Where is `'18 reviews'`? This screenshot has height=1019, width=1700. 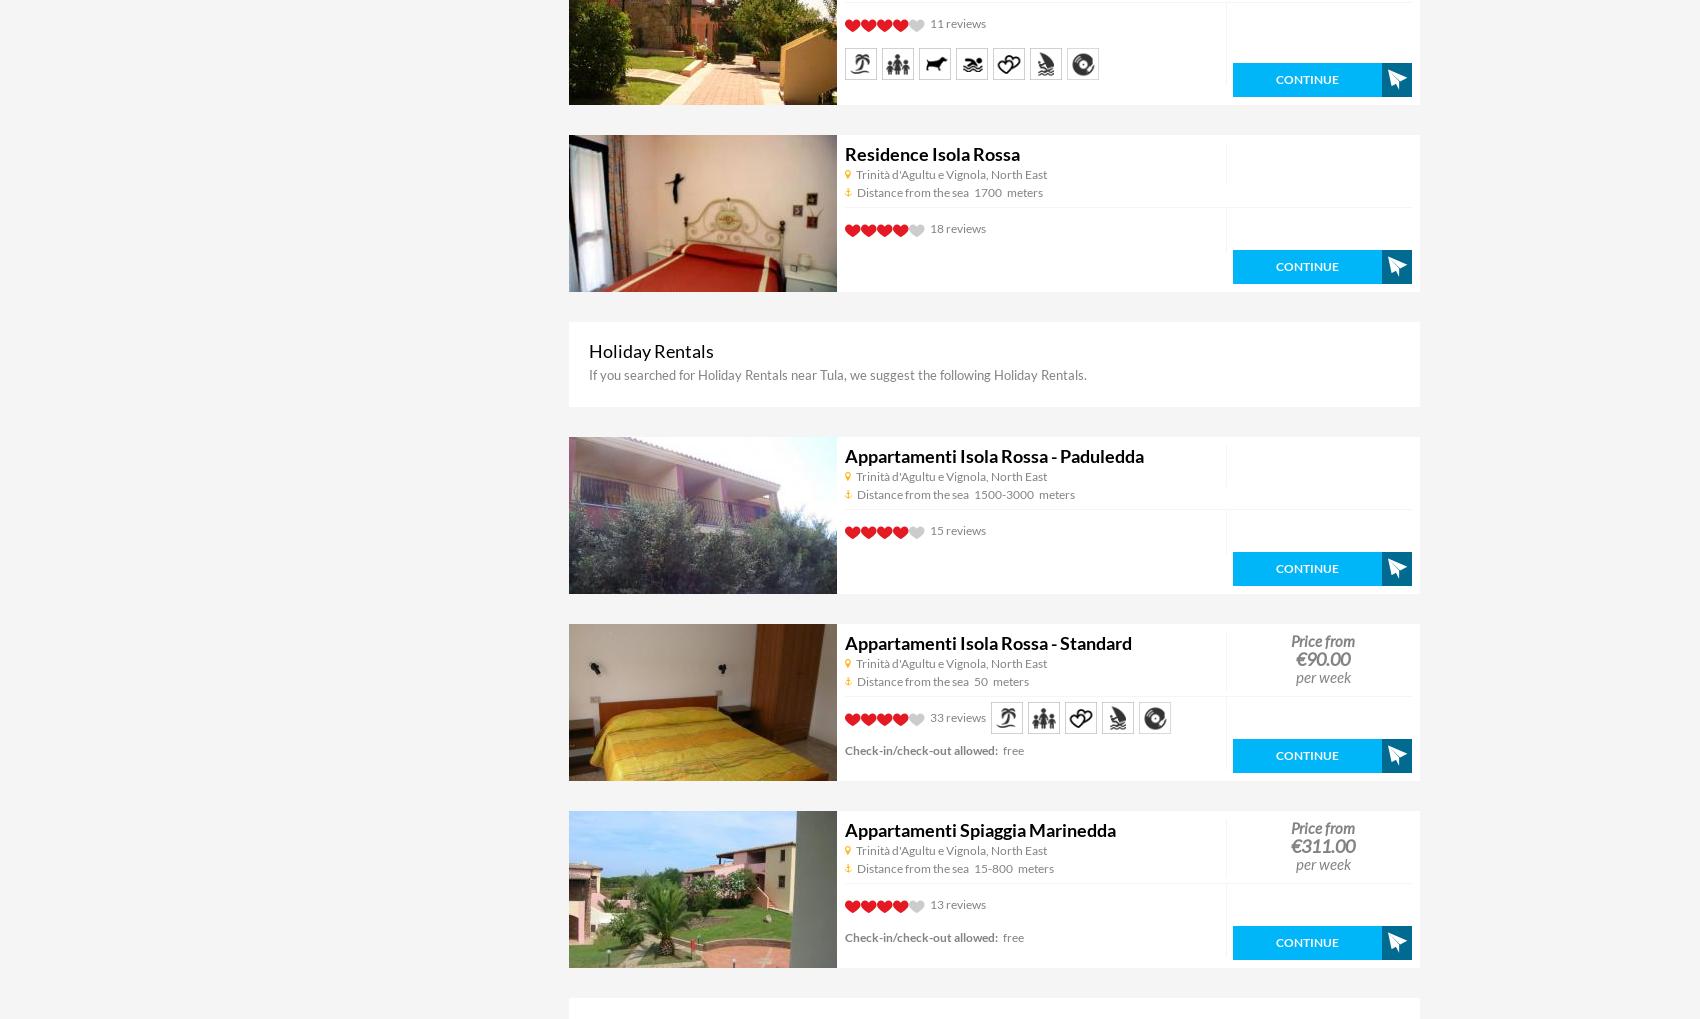
'18 reviews' is located at coordinates (929, 226).